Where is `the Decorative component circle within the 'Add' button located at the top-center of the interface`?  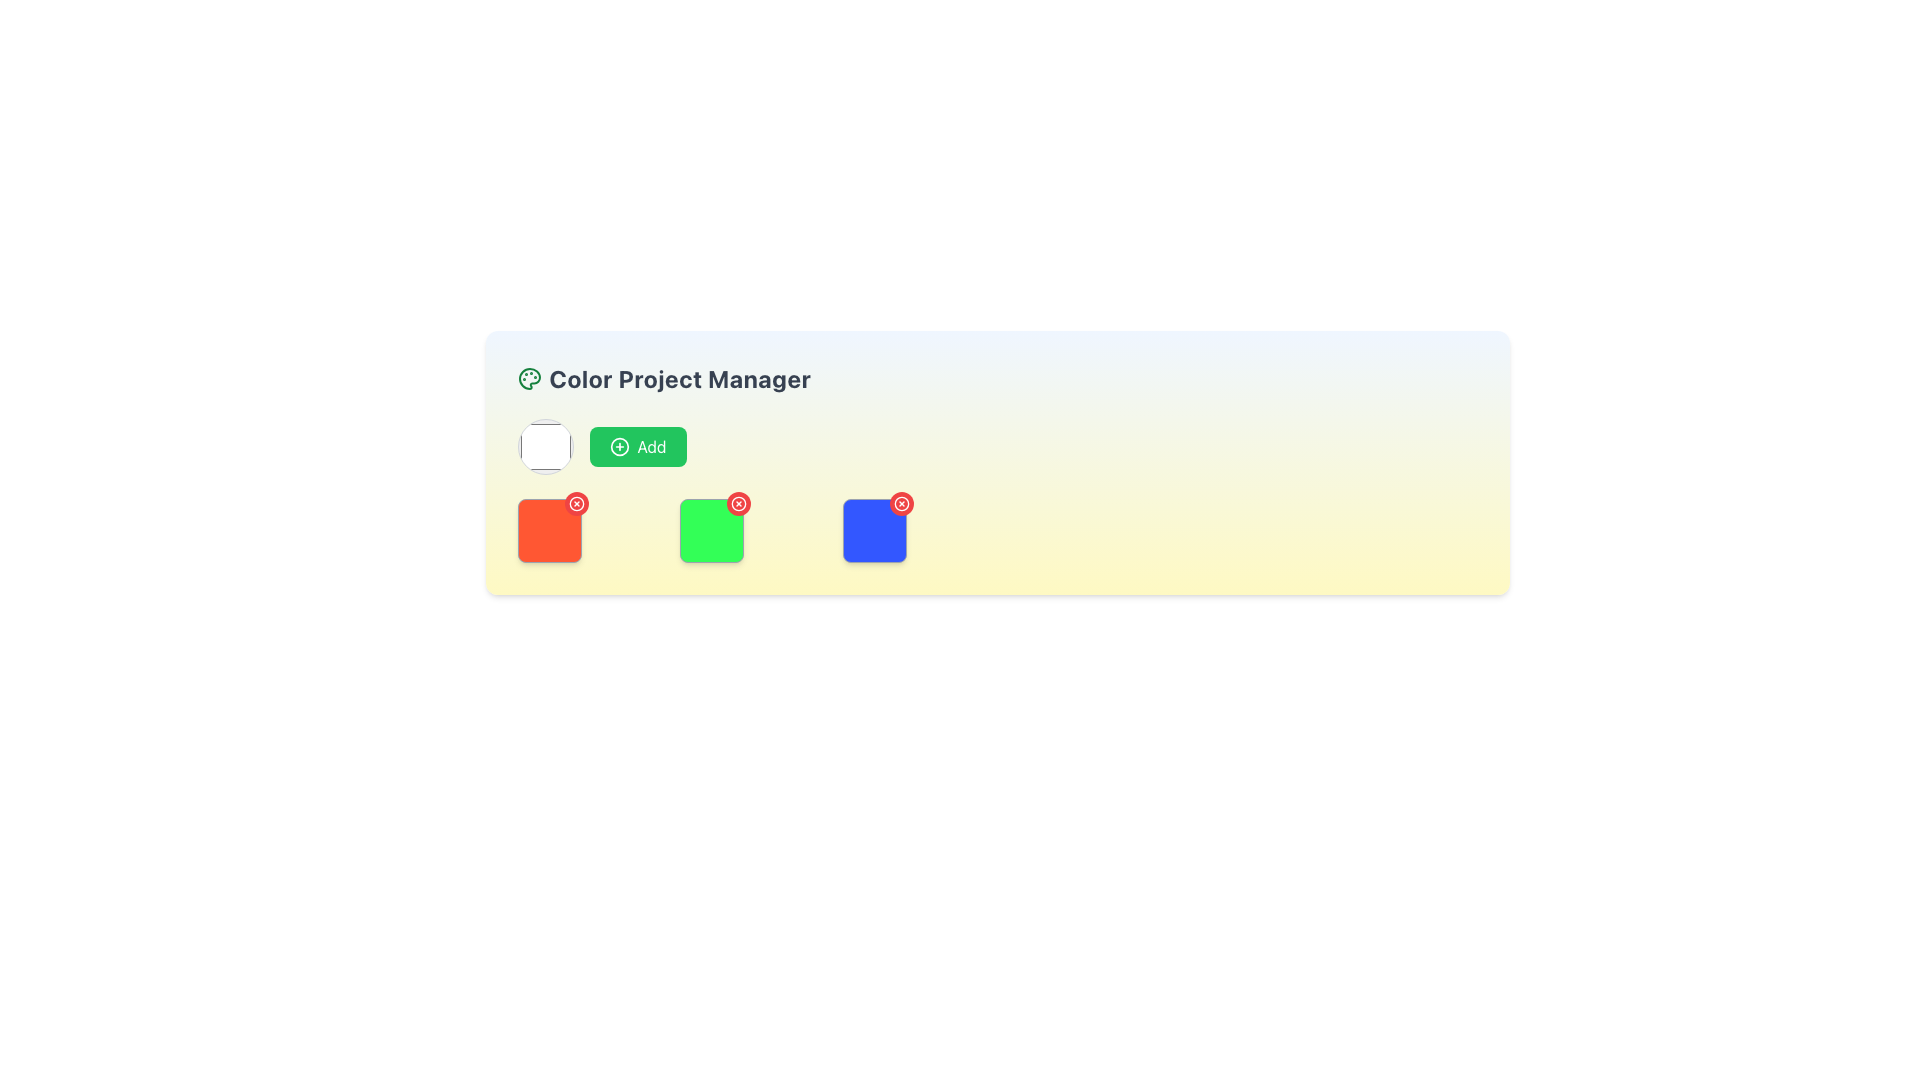
the Decorative component circle within the 'Add' button located at the top-center of the interface is located at coordinates (618, 446).